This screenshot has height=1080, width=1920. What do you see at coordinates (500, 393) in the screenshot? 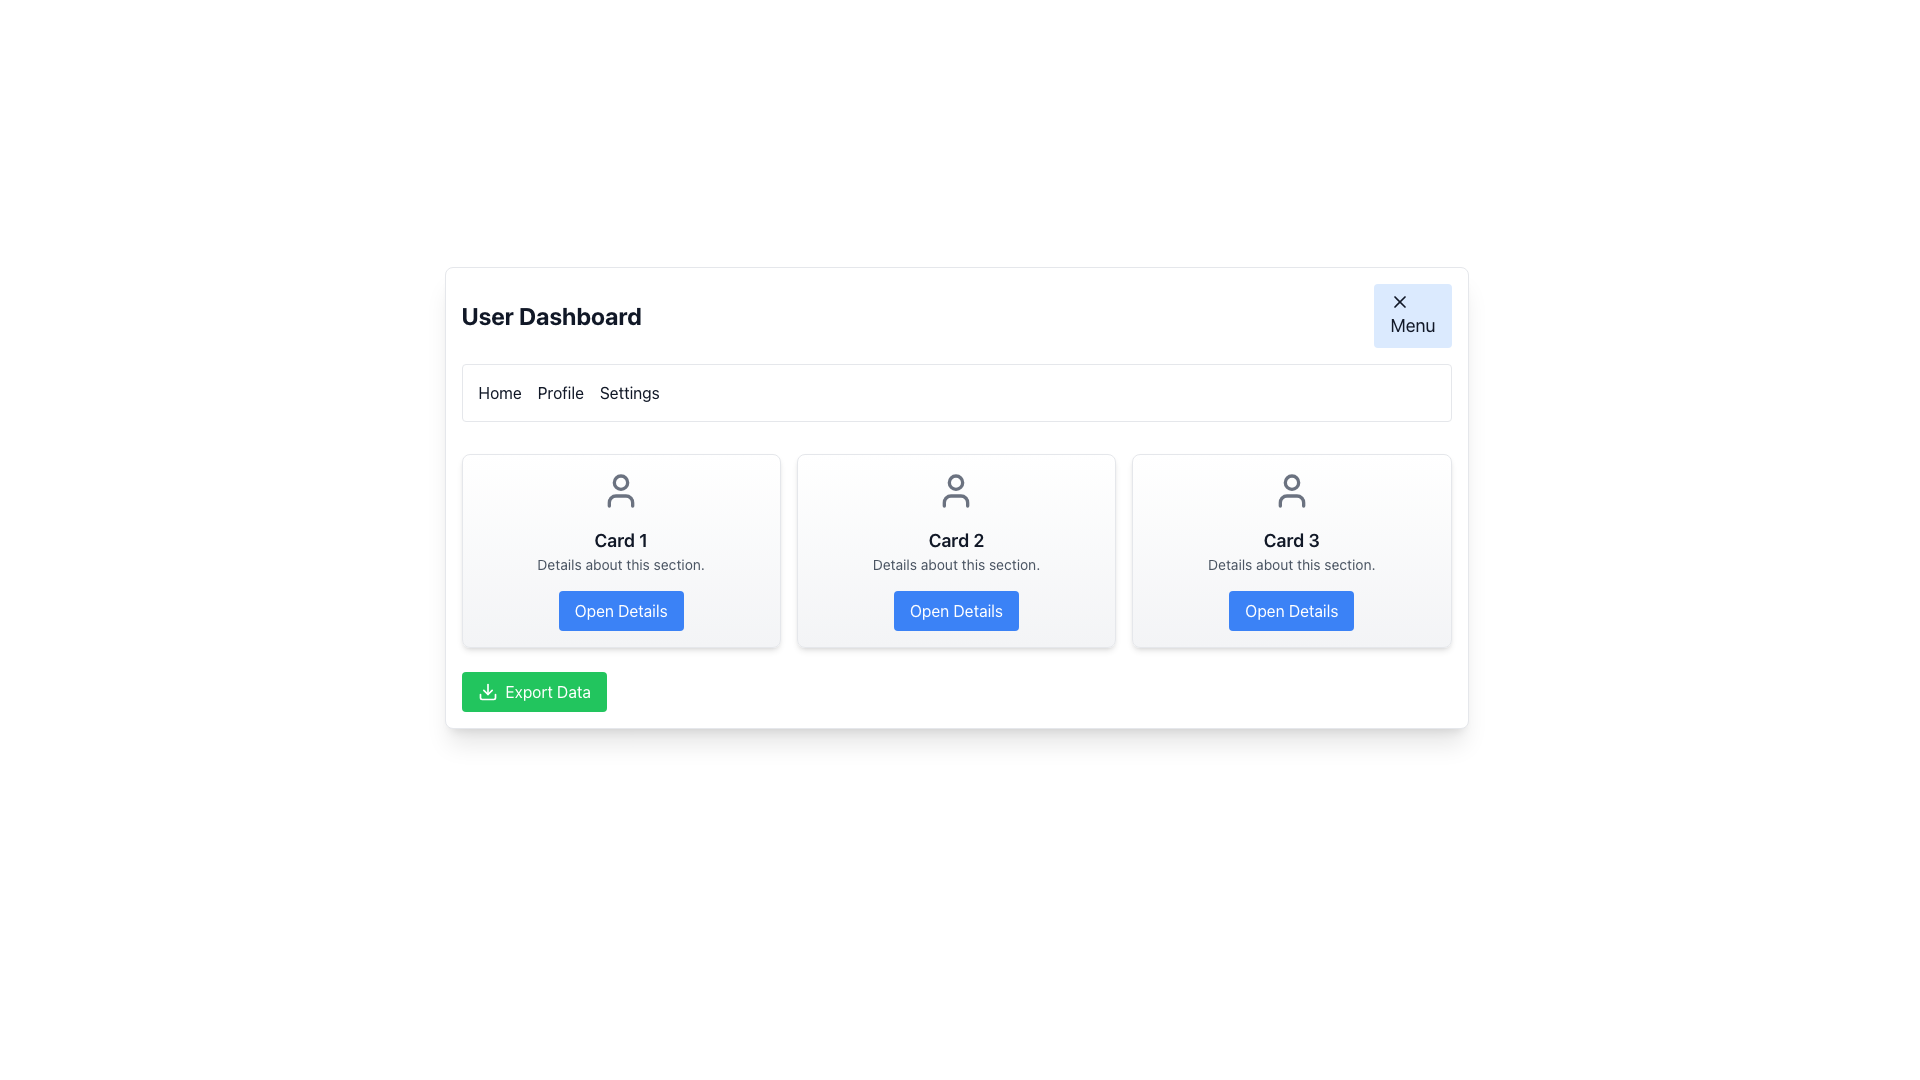
I see `the 'Home' text label in the horizontal navigation menu located on the top-left side of the application interface` at bounding box center [500, 393].